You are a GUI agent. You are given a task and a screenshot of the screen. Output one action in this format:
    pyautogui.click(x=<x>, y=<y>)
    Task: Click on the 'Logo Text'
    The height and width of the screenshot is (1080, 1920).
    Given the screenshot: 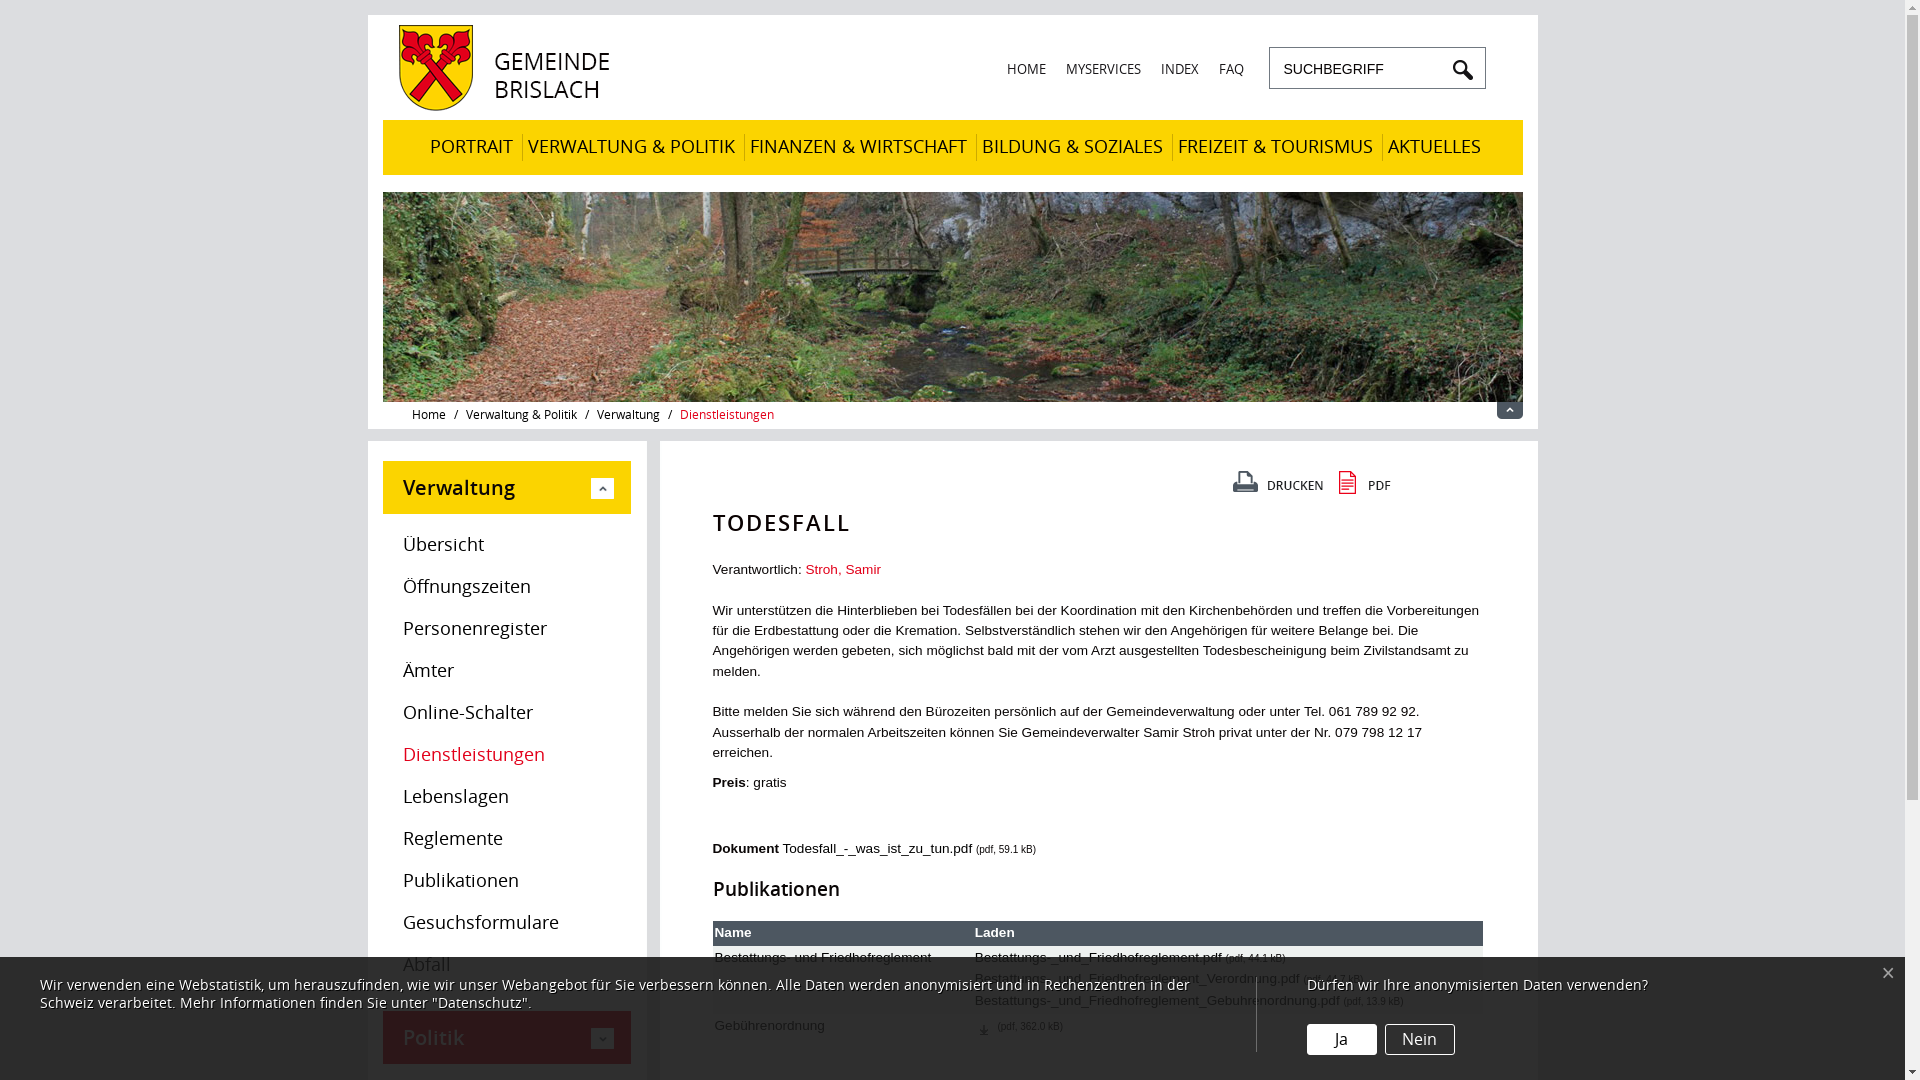 What is the action you would take?
    pyautogui.click(x=510, y=106)
    